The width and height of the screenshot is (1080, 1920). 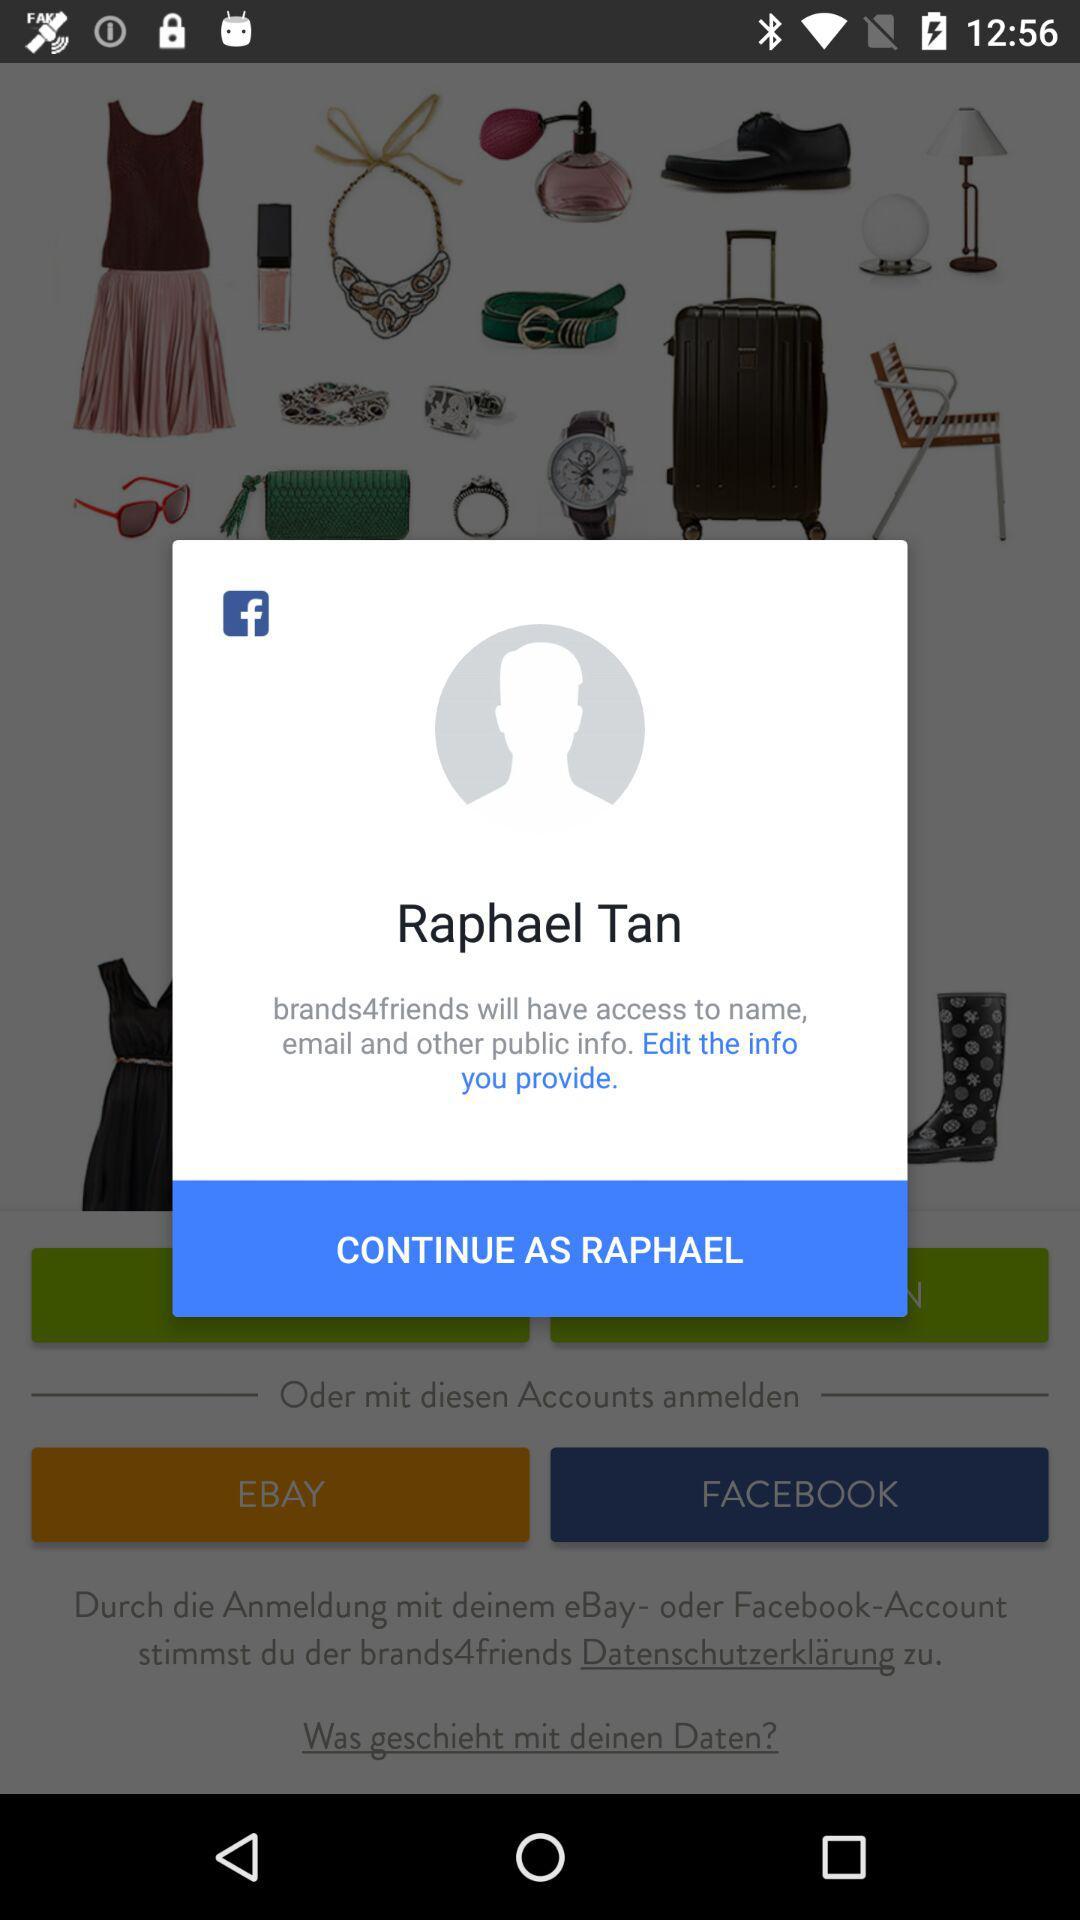 What do you see at coordinates (540, 1247) in the screenshot?
I see `the icon below the brands4friends will have` at bounding box center [540, 1247].